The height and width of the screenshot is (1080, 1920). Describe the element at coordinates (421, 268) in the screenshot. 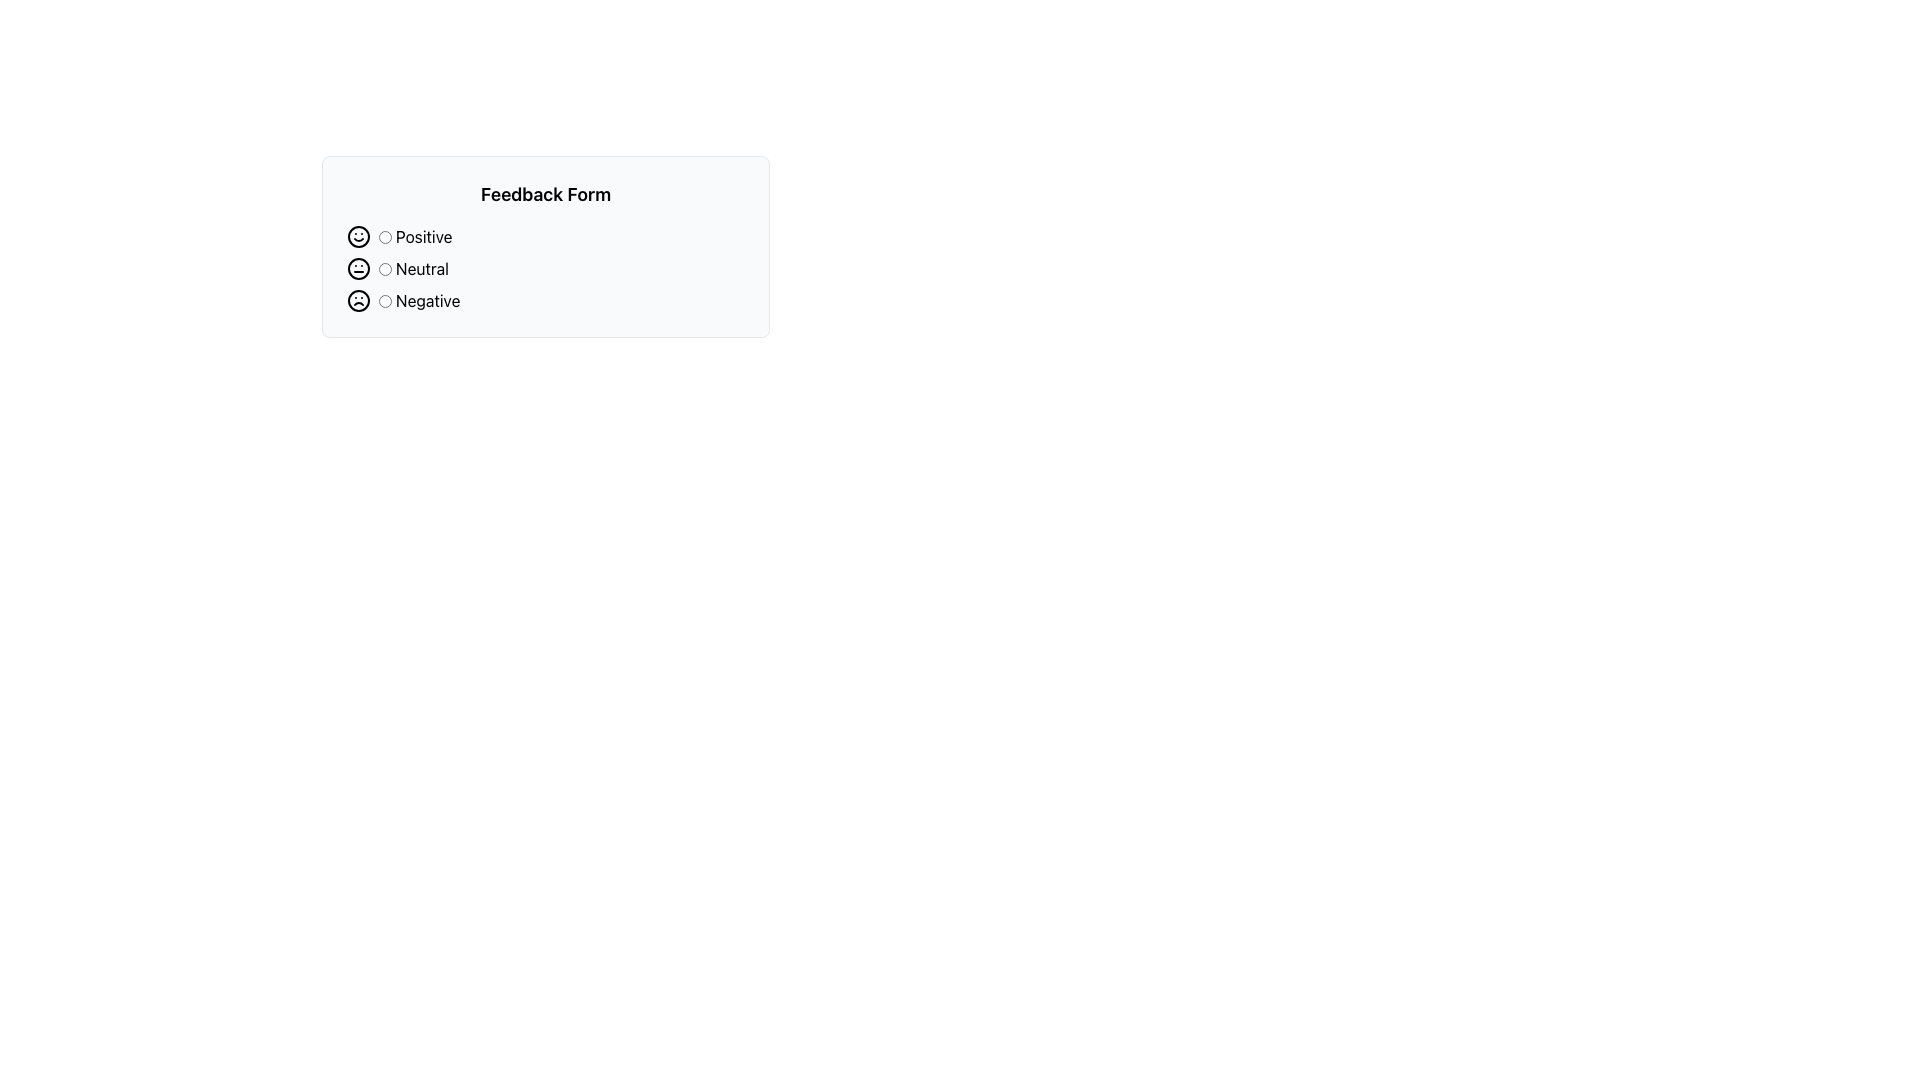

I see `the 'Neutral' label to associate it with the corresponding radio button for 'Neutral' feedback` at that location.